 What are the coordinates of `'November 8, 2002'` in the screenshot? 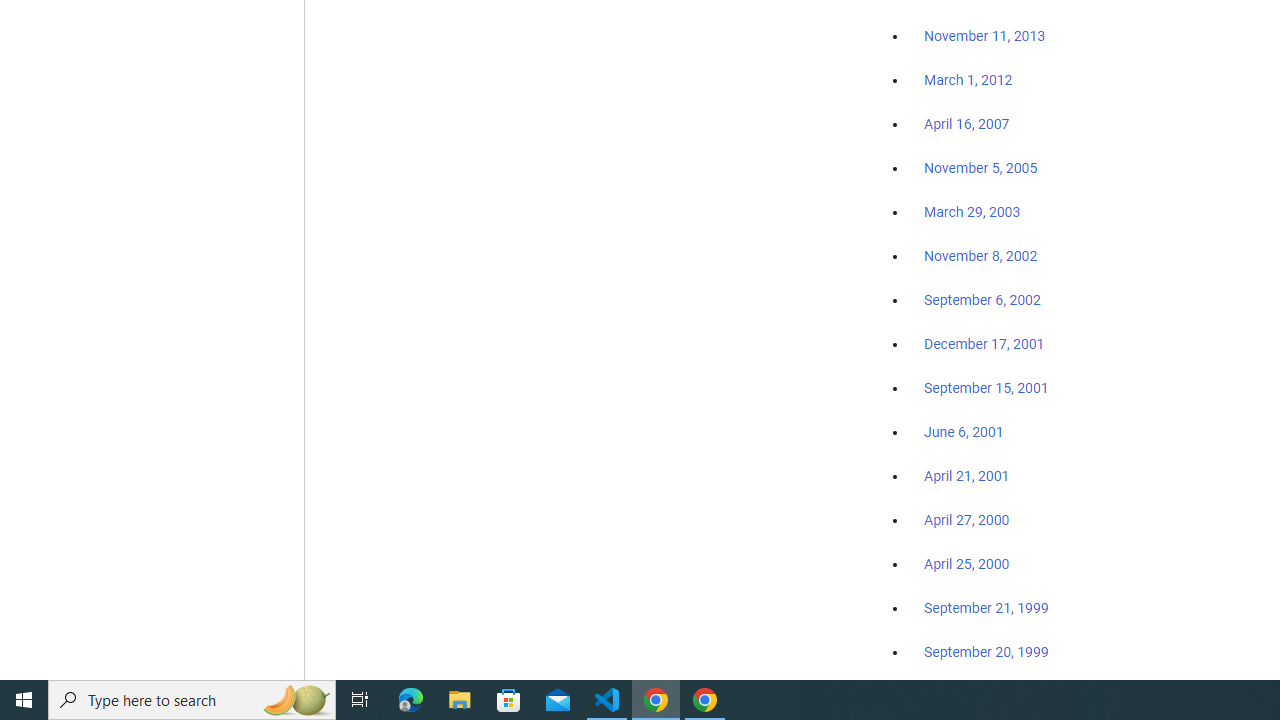 It's located at (981, 255).